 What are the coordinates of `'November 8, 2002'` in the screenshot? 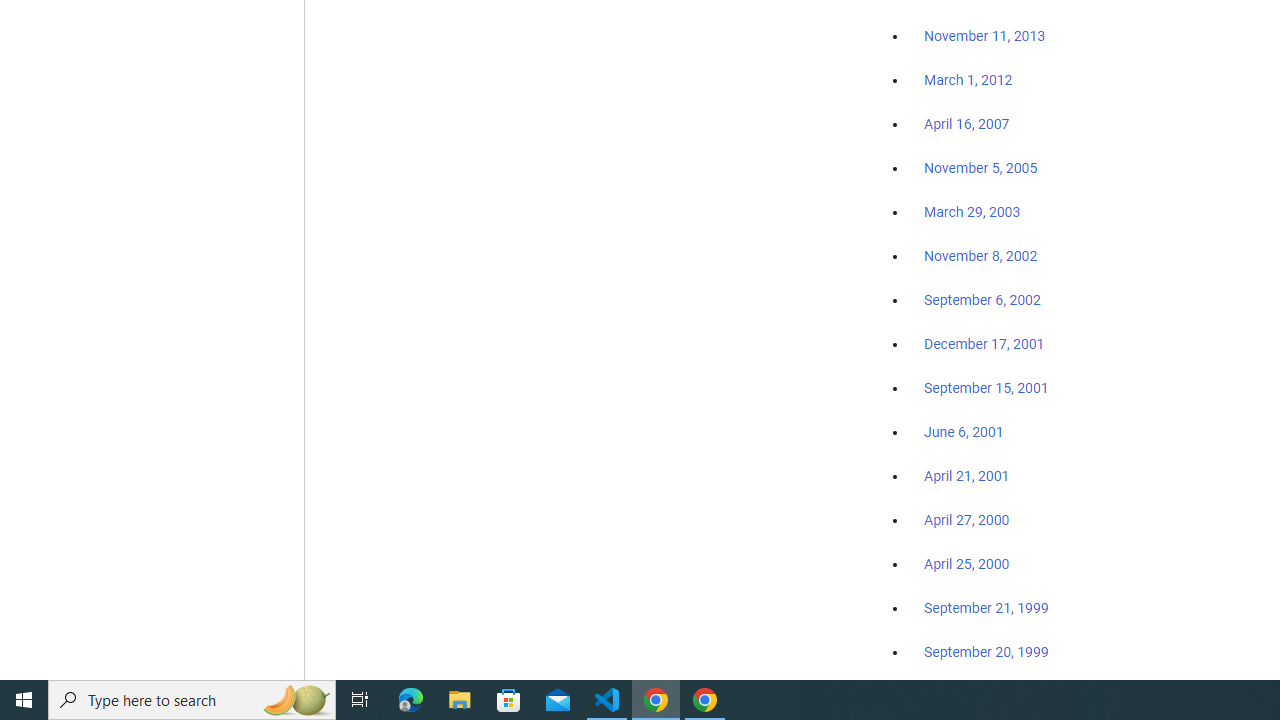 It's located at (981, 255).